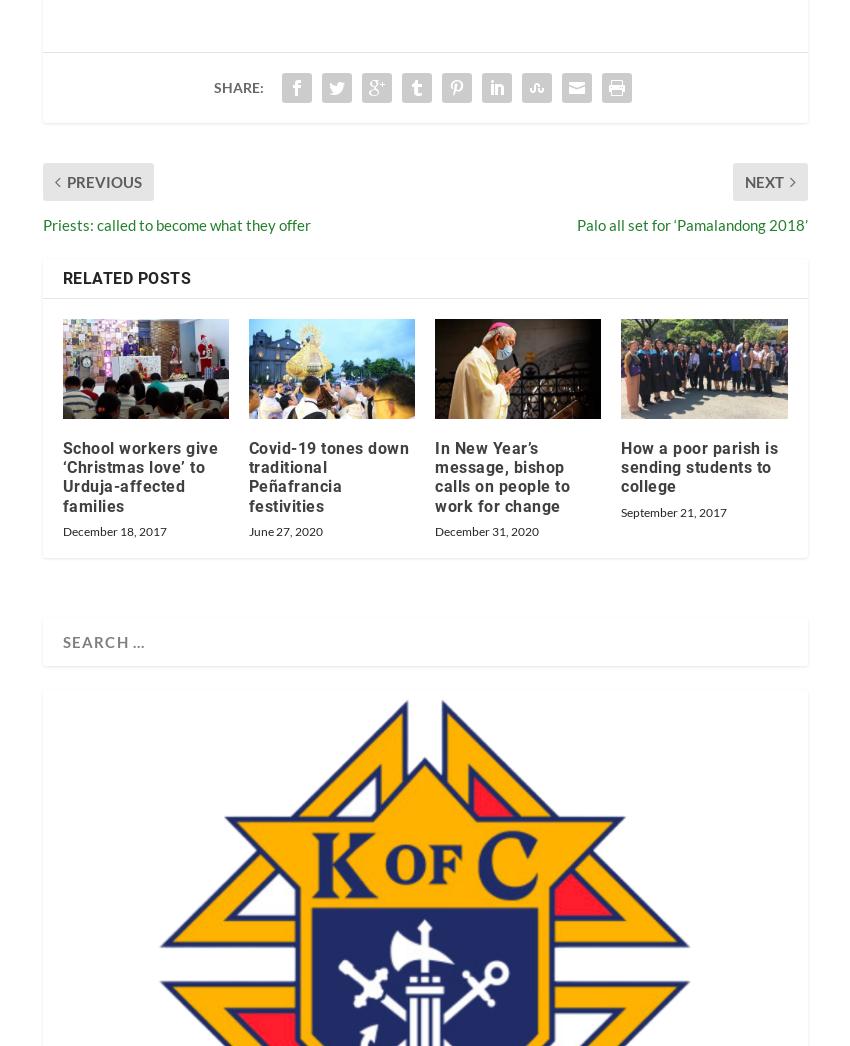 The width and height of the screenshot is (850, 1046). Describe the element at coordinates (620, 466) in the screenshot. I see `'How a poor parish is sending students to college'` at that location.